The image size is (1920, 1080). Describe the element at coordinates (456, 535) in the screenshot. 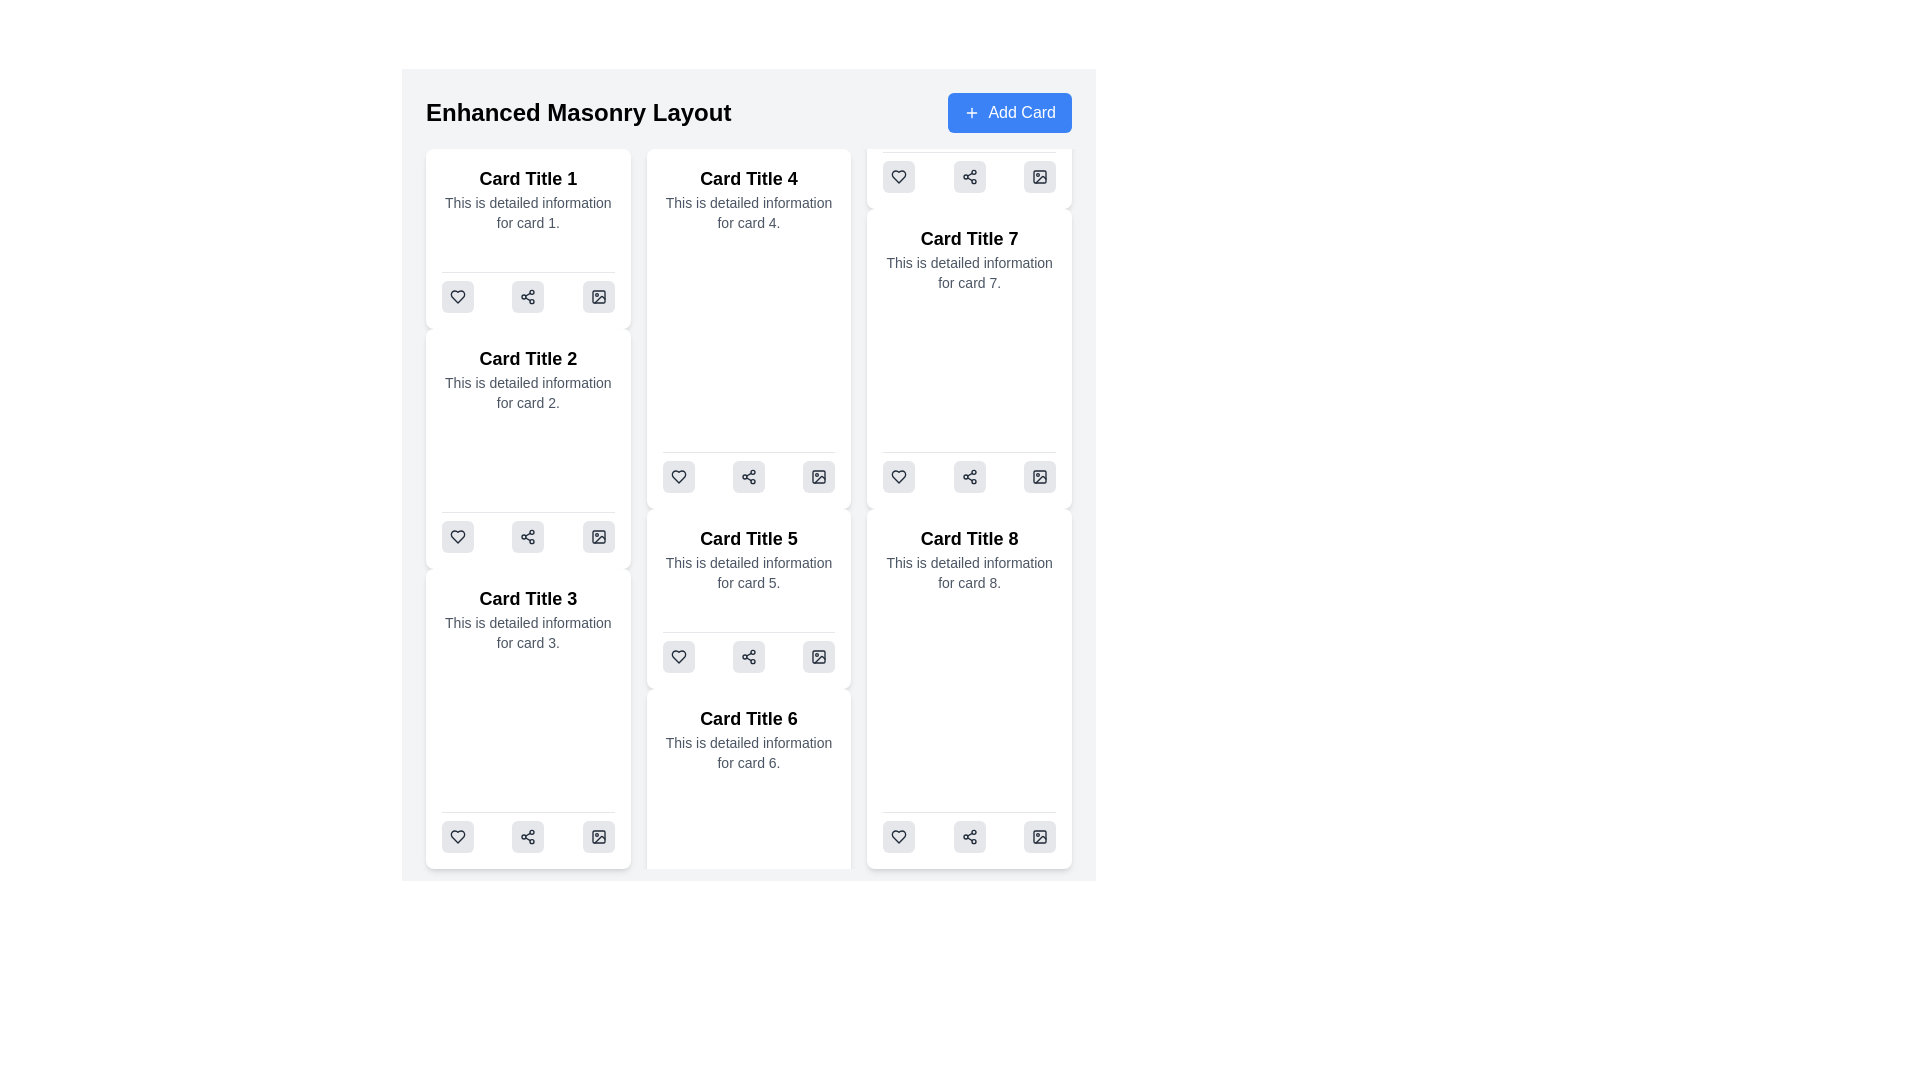

I see `the heart icon button in the row of interactive buttons at the bottom of 'Card Title 2'` at that location.